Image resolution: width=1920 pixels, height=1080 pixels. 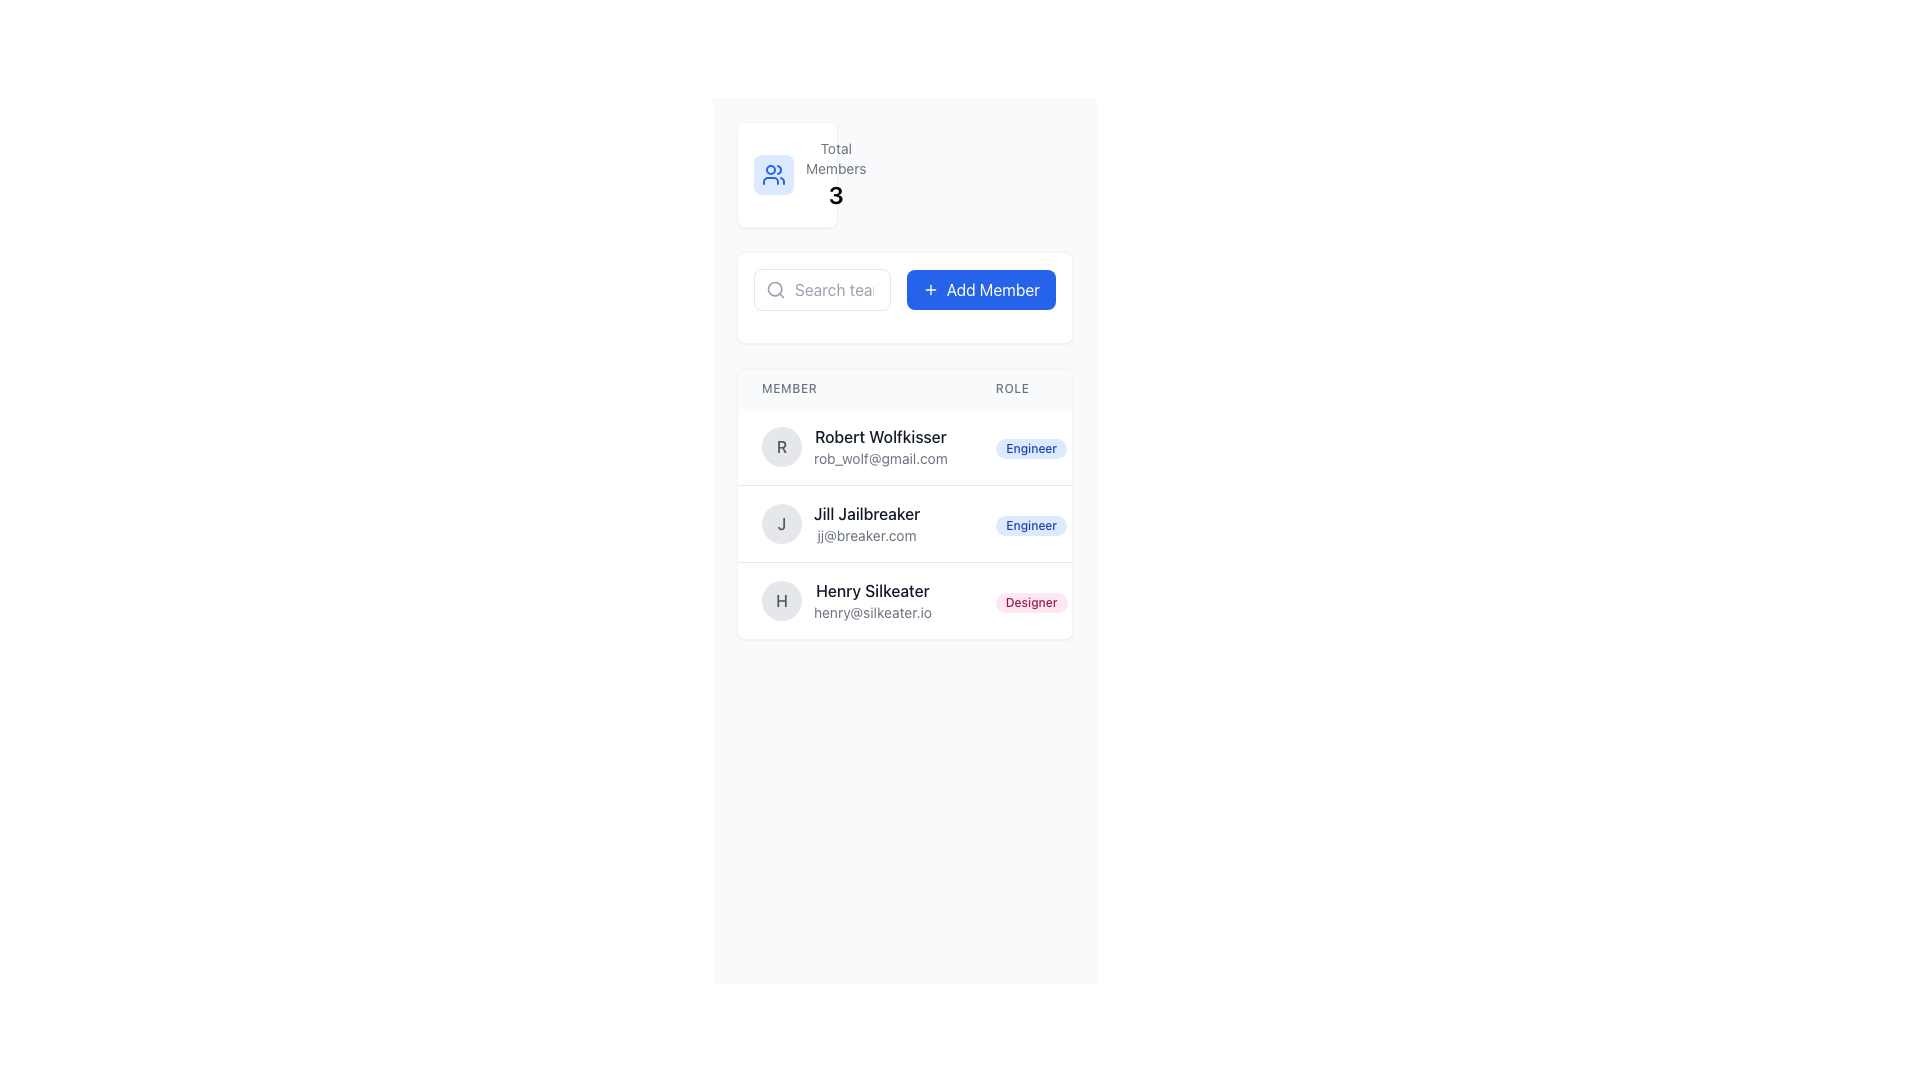 I want to click on the user profile entry displaying the circular avatar with the initial 'R', the name 'Robert Wolfkisser' in bold, and the email 'rob_wolf@gmail.com', which is the top entry in the list of profiles, so click(x=854, y=446).